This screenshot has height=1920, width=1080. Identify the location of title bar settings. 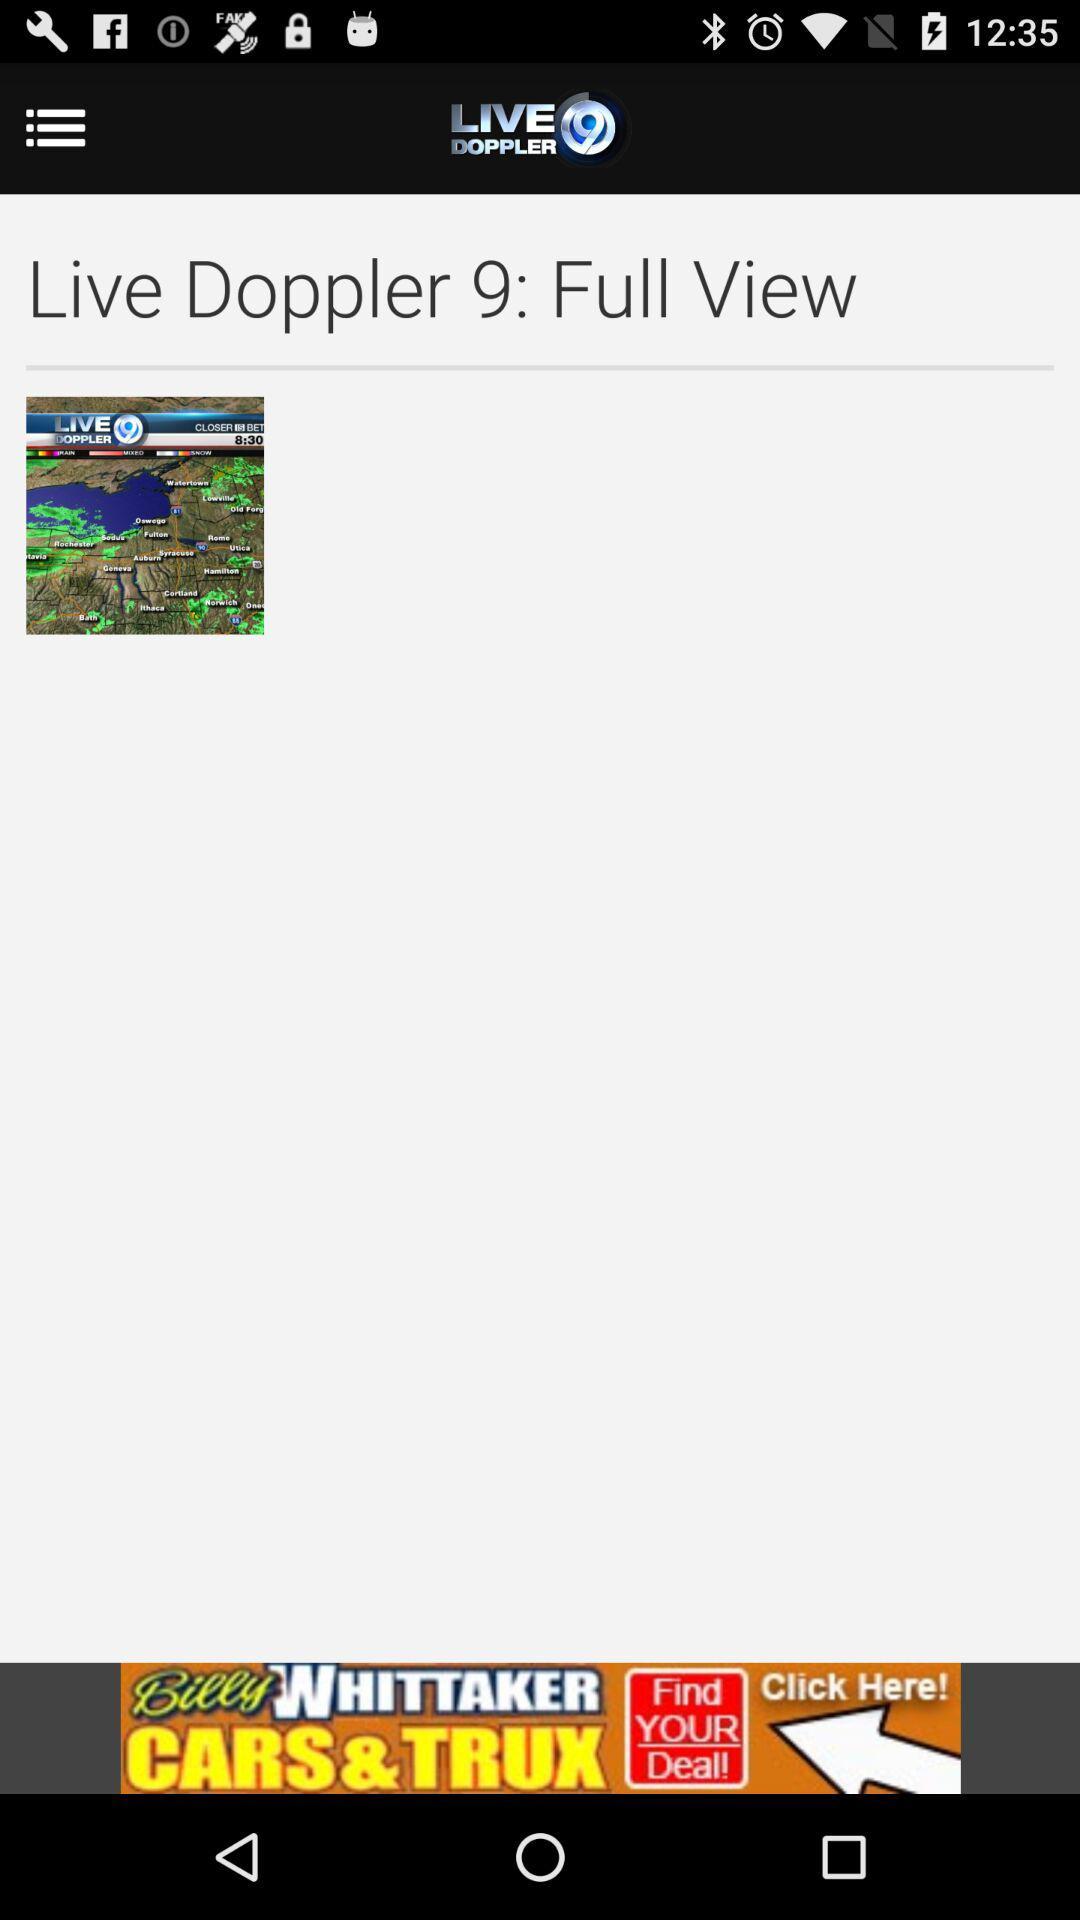
(540, 127).